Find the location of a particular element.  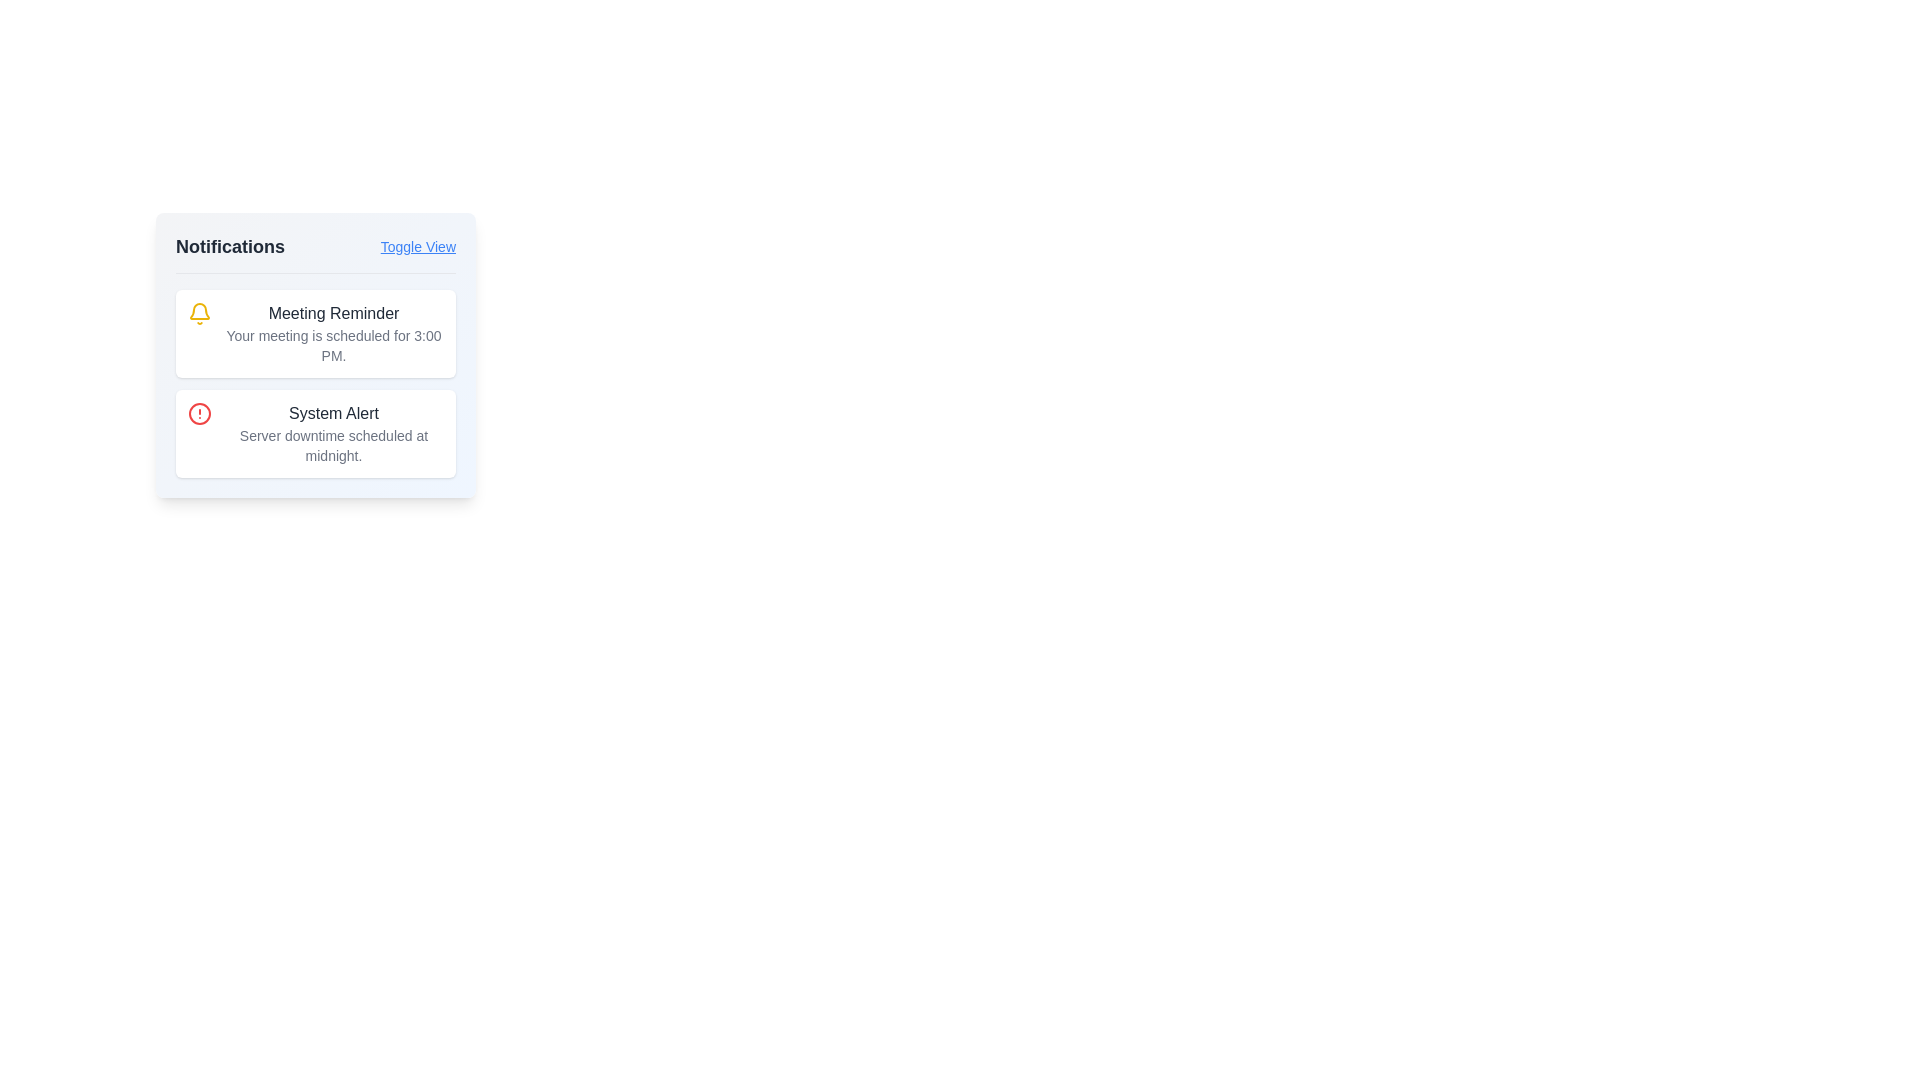

the yellow bell-shaped icon located to the left of the 'Meeting Reminder' text is located at coordinates (200, 313).